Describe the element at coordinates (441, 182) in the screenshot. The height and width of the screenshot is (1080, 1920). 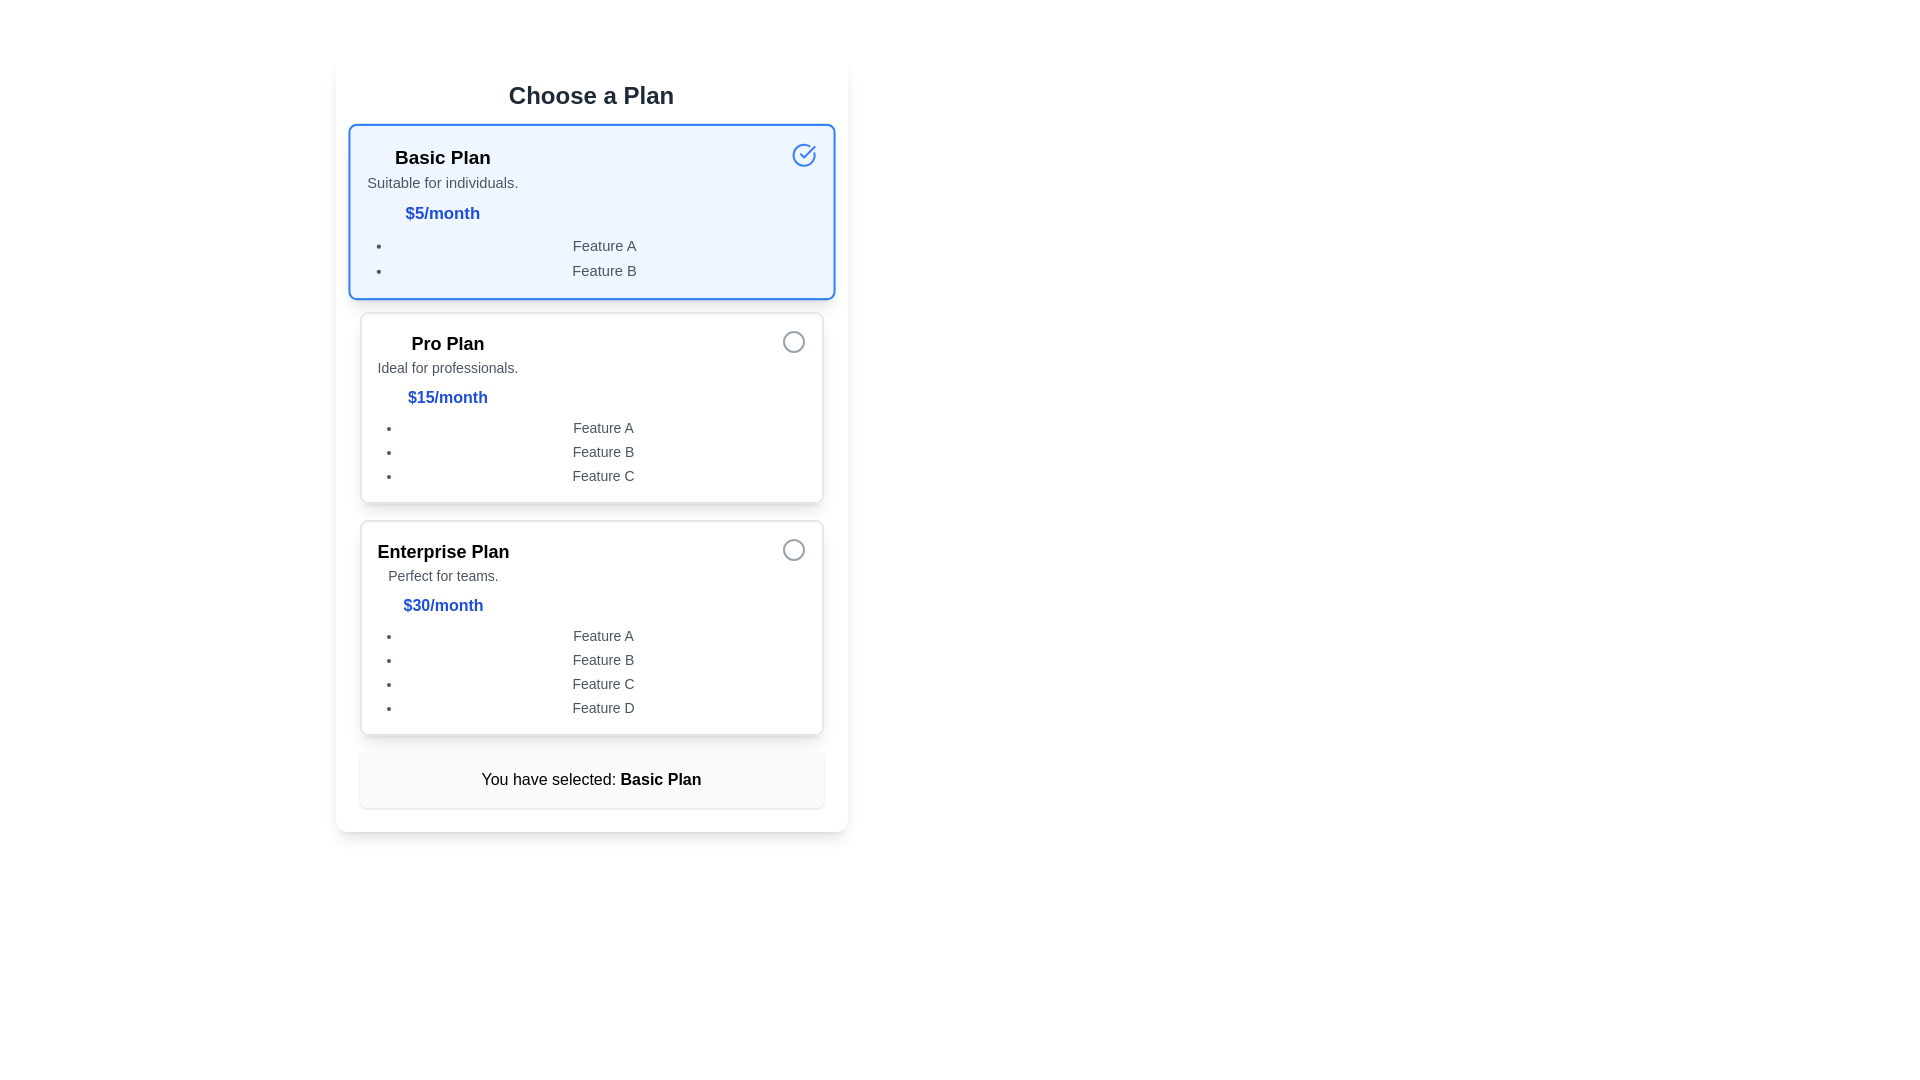
I see `descriptive information of the text element that reads 'Suitable for individuals.' located beneath the title 'Basic Plan' and above the pricing information '$5/month'` at that location.